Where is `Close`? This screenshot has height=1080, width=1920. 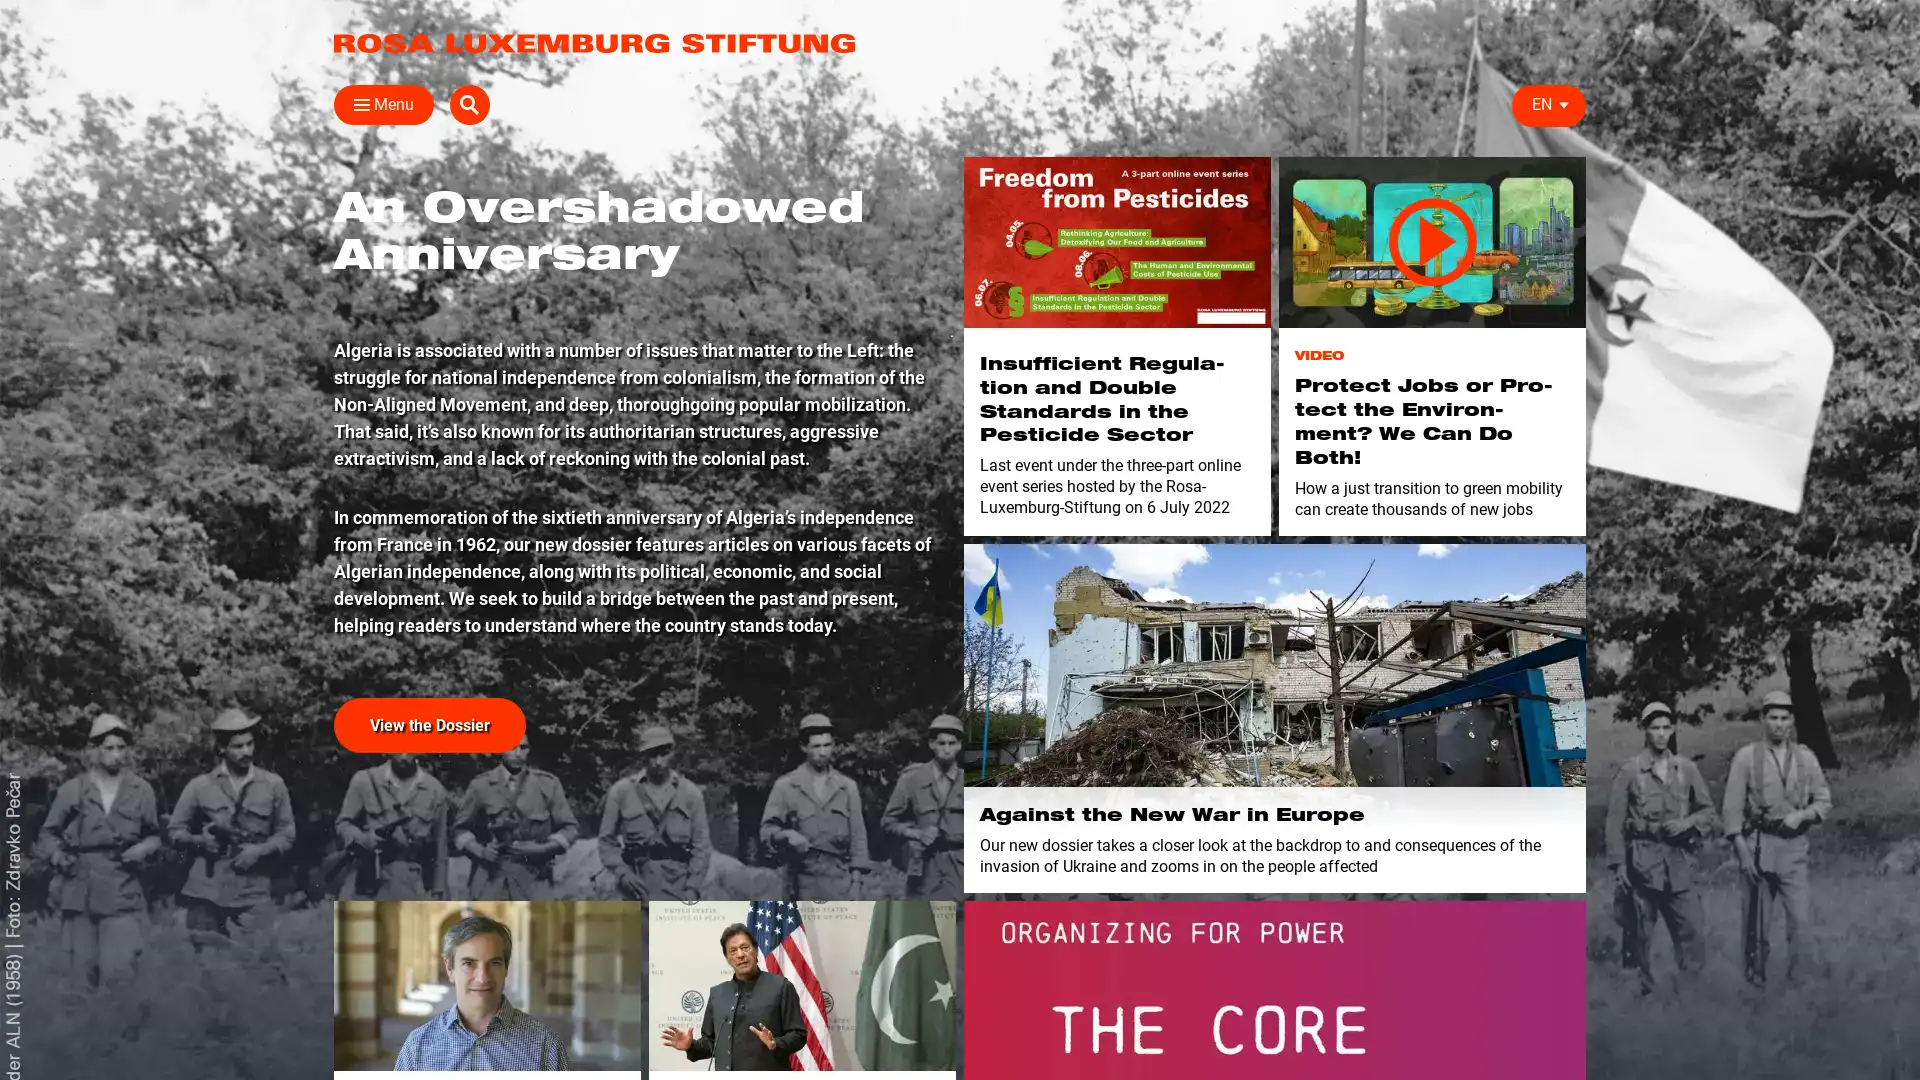 Close is located at coordinates (354, 104).